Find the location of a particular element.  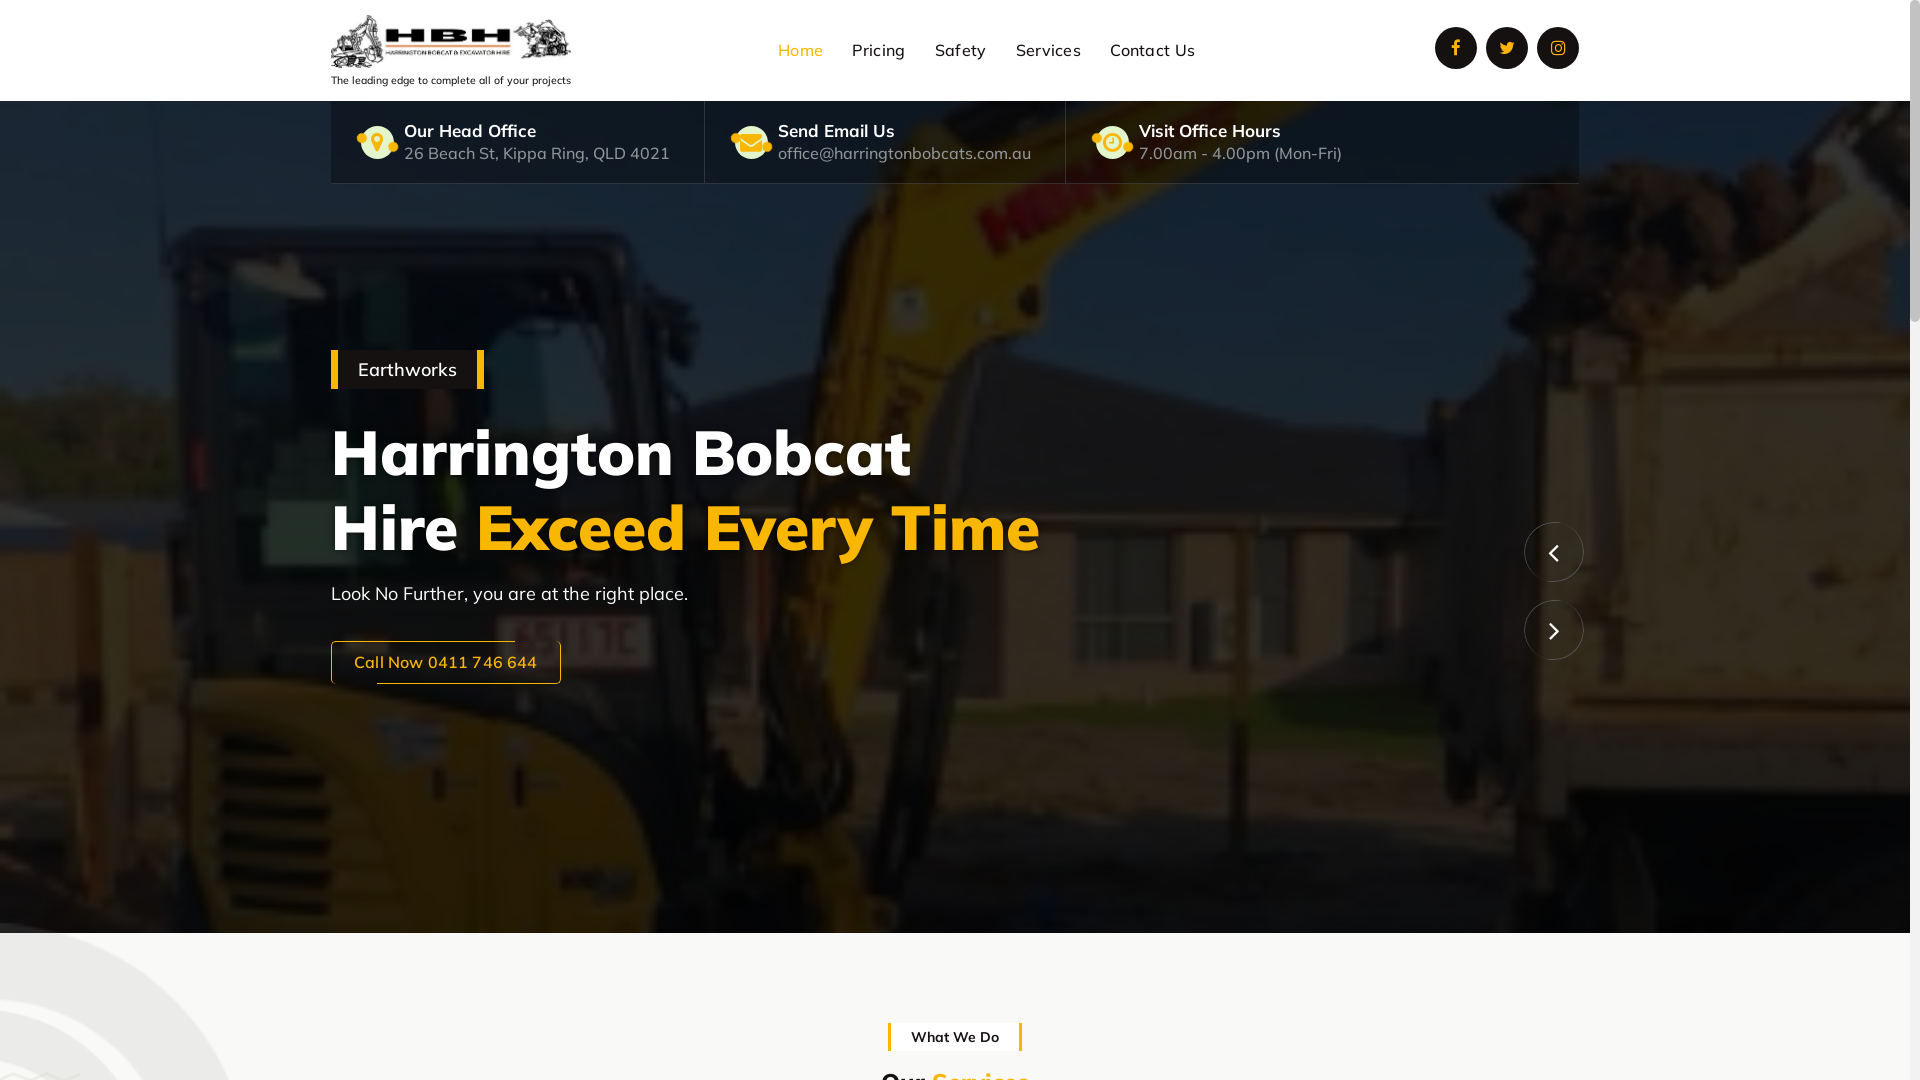

'Contact Us' is located at coordinates (1096, 49).